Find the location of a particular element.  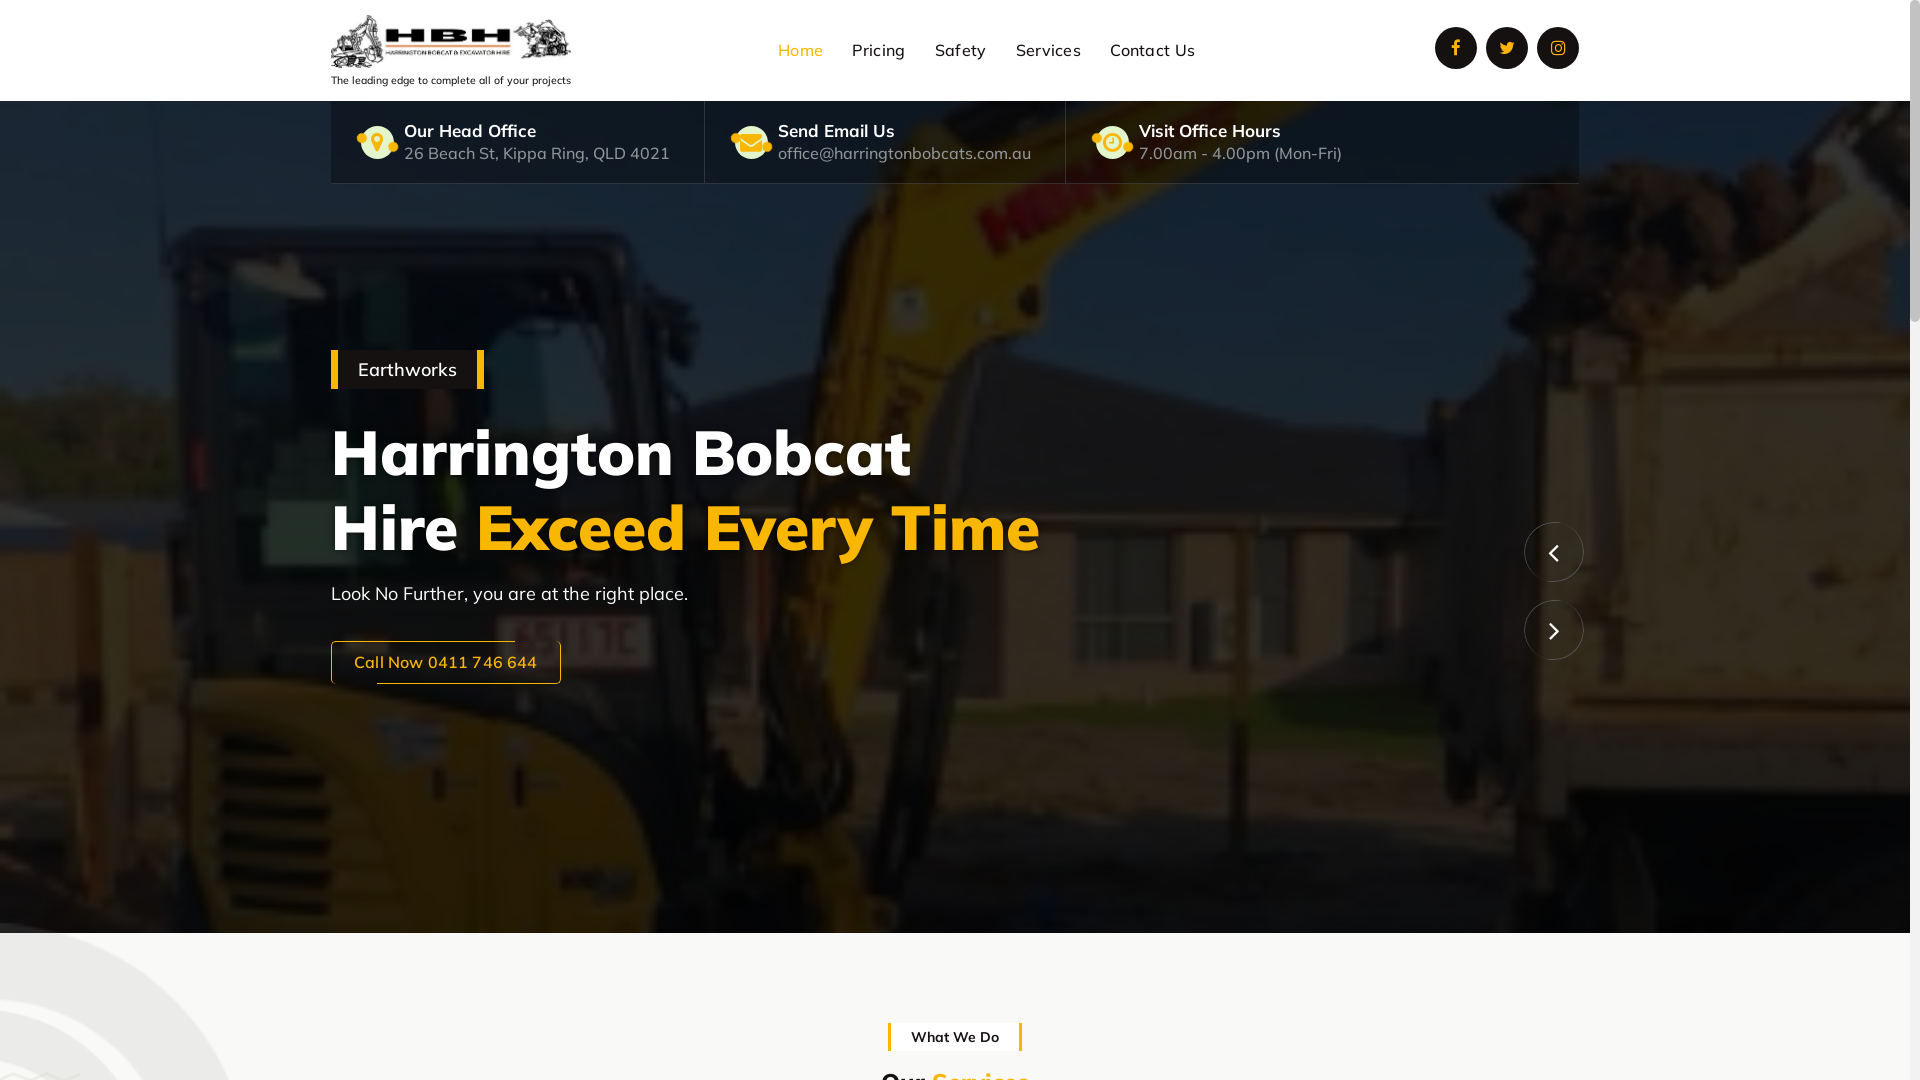

'Contact Us' is located at coordinates (1096, 49).